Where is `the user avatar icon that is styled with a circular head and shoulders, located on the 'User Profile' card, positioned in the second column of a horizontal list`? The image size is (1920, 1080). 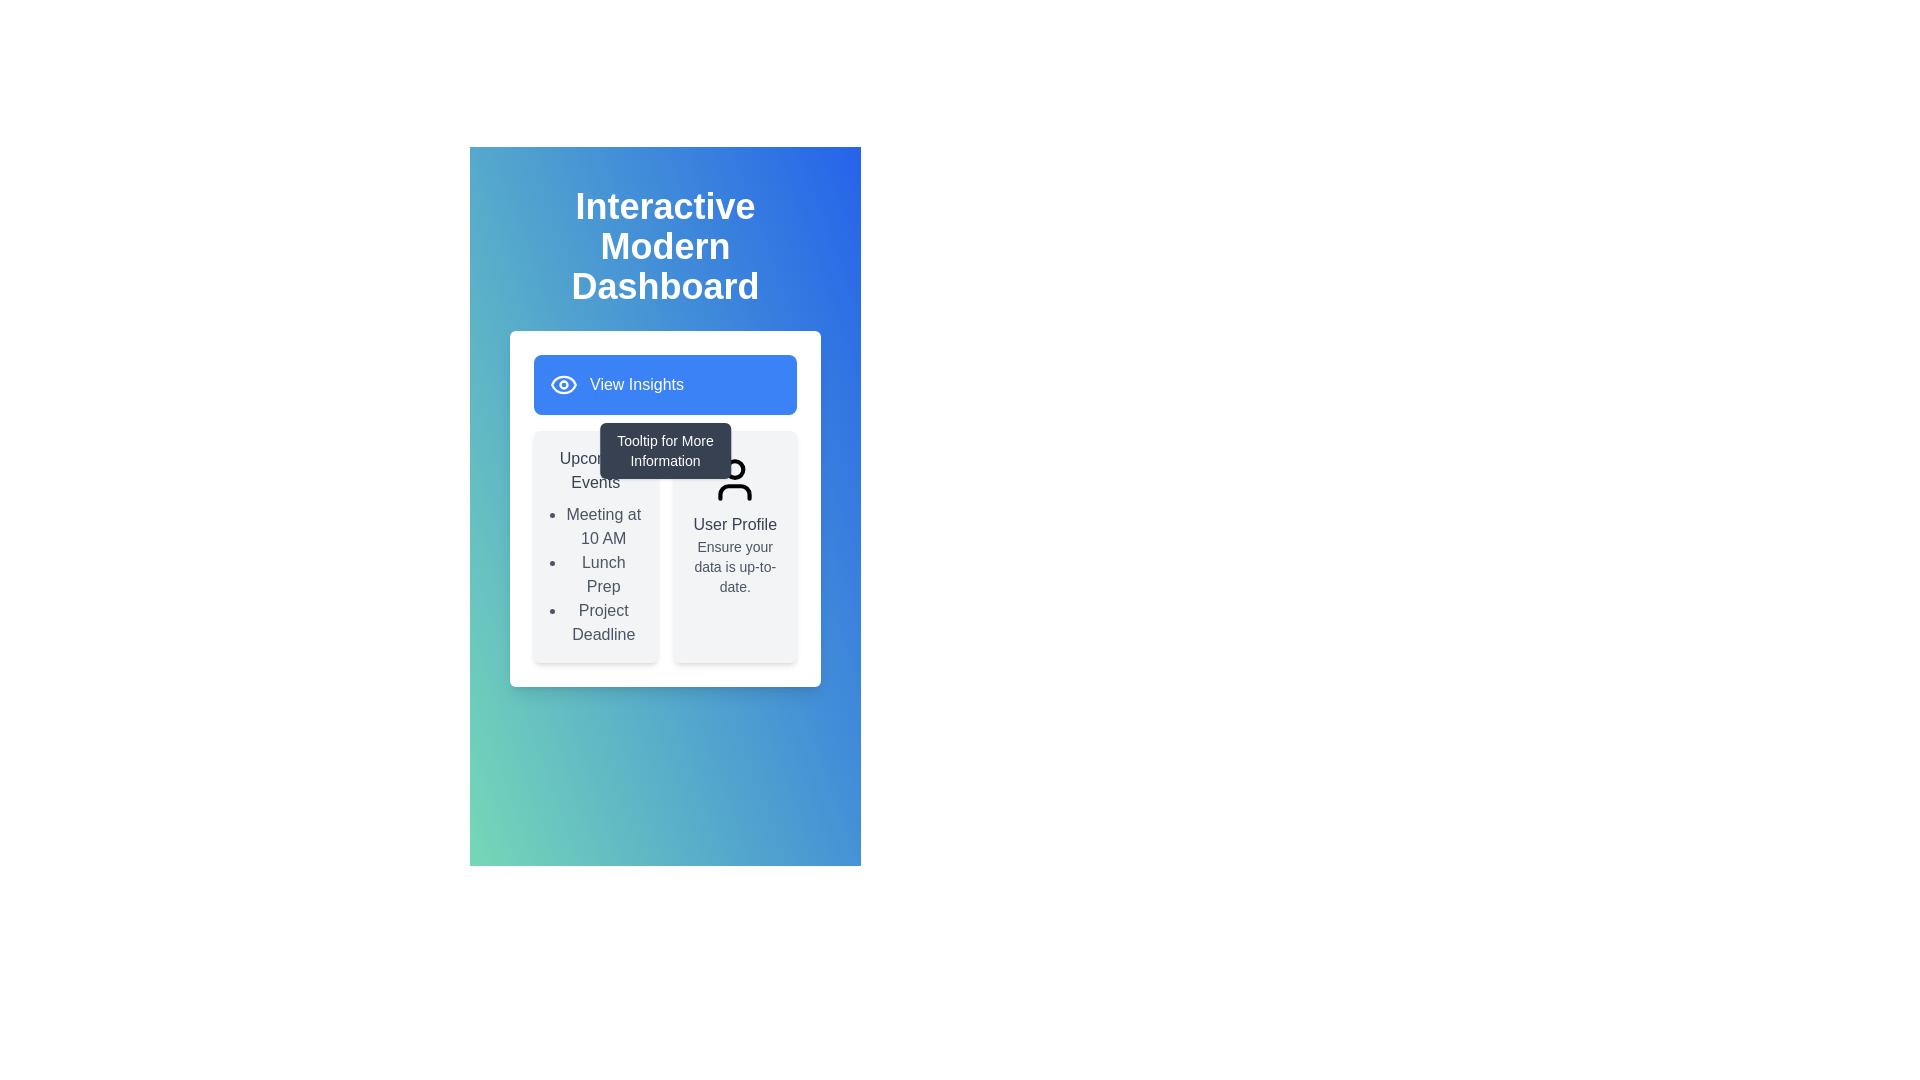
the user avatar icon that is styled with a circular head and shoulders, located on the 'User Profile' card, positioned in the second column of a horizontal list is located at coordinates (734, 479).